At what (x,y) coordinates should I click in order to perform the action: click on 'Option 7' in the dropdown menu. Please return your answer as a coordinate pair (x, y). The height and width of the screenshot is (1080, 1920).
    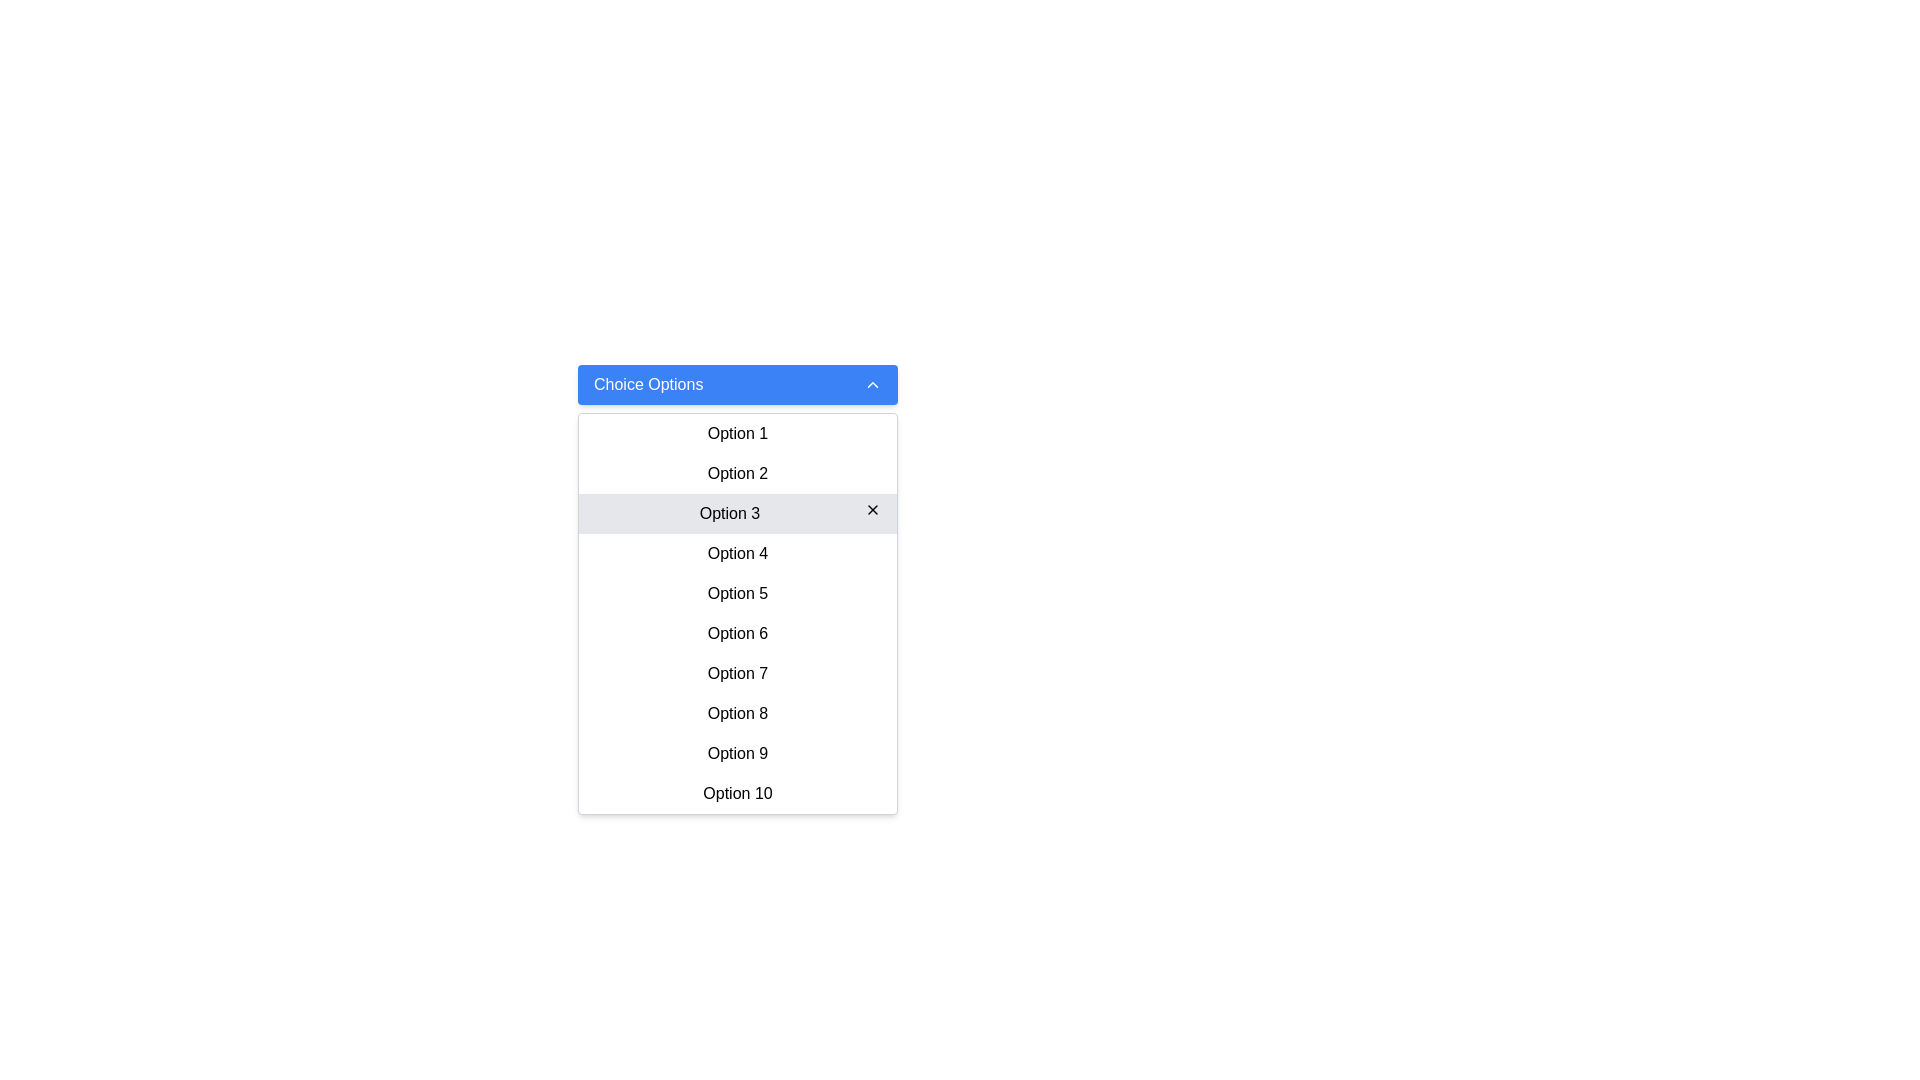
    Looking at the image, I should click on (737, 673).